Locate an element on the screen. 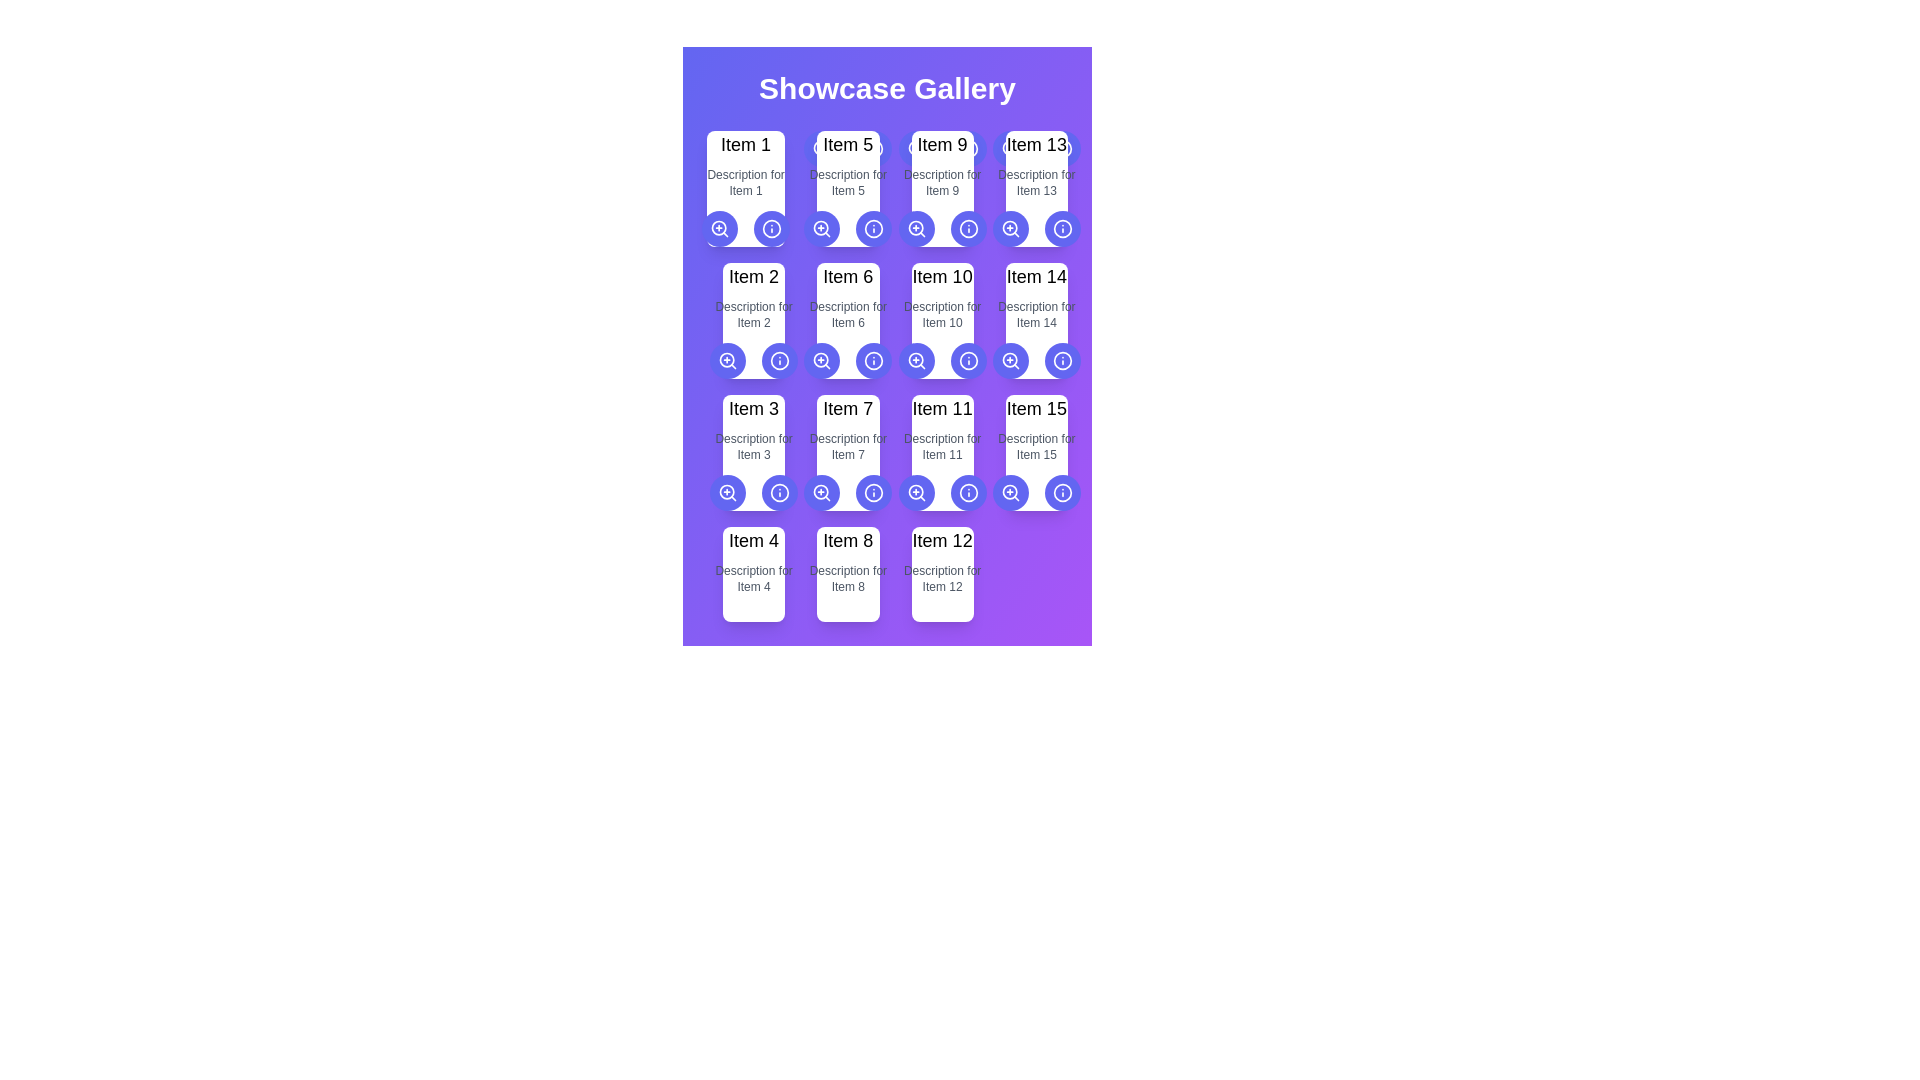  the circular outline icon located at the bottom right of the 'Item 14' card is located at coordinates (1061, 361).